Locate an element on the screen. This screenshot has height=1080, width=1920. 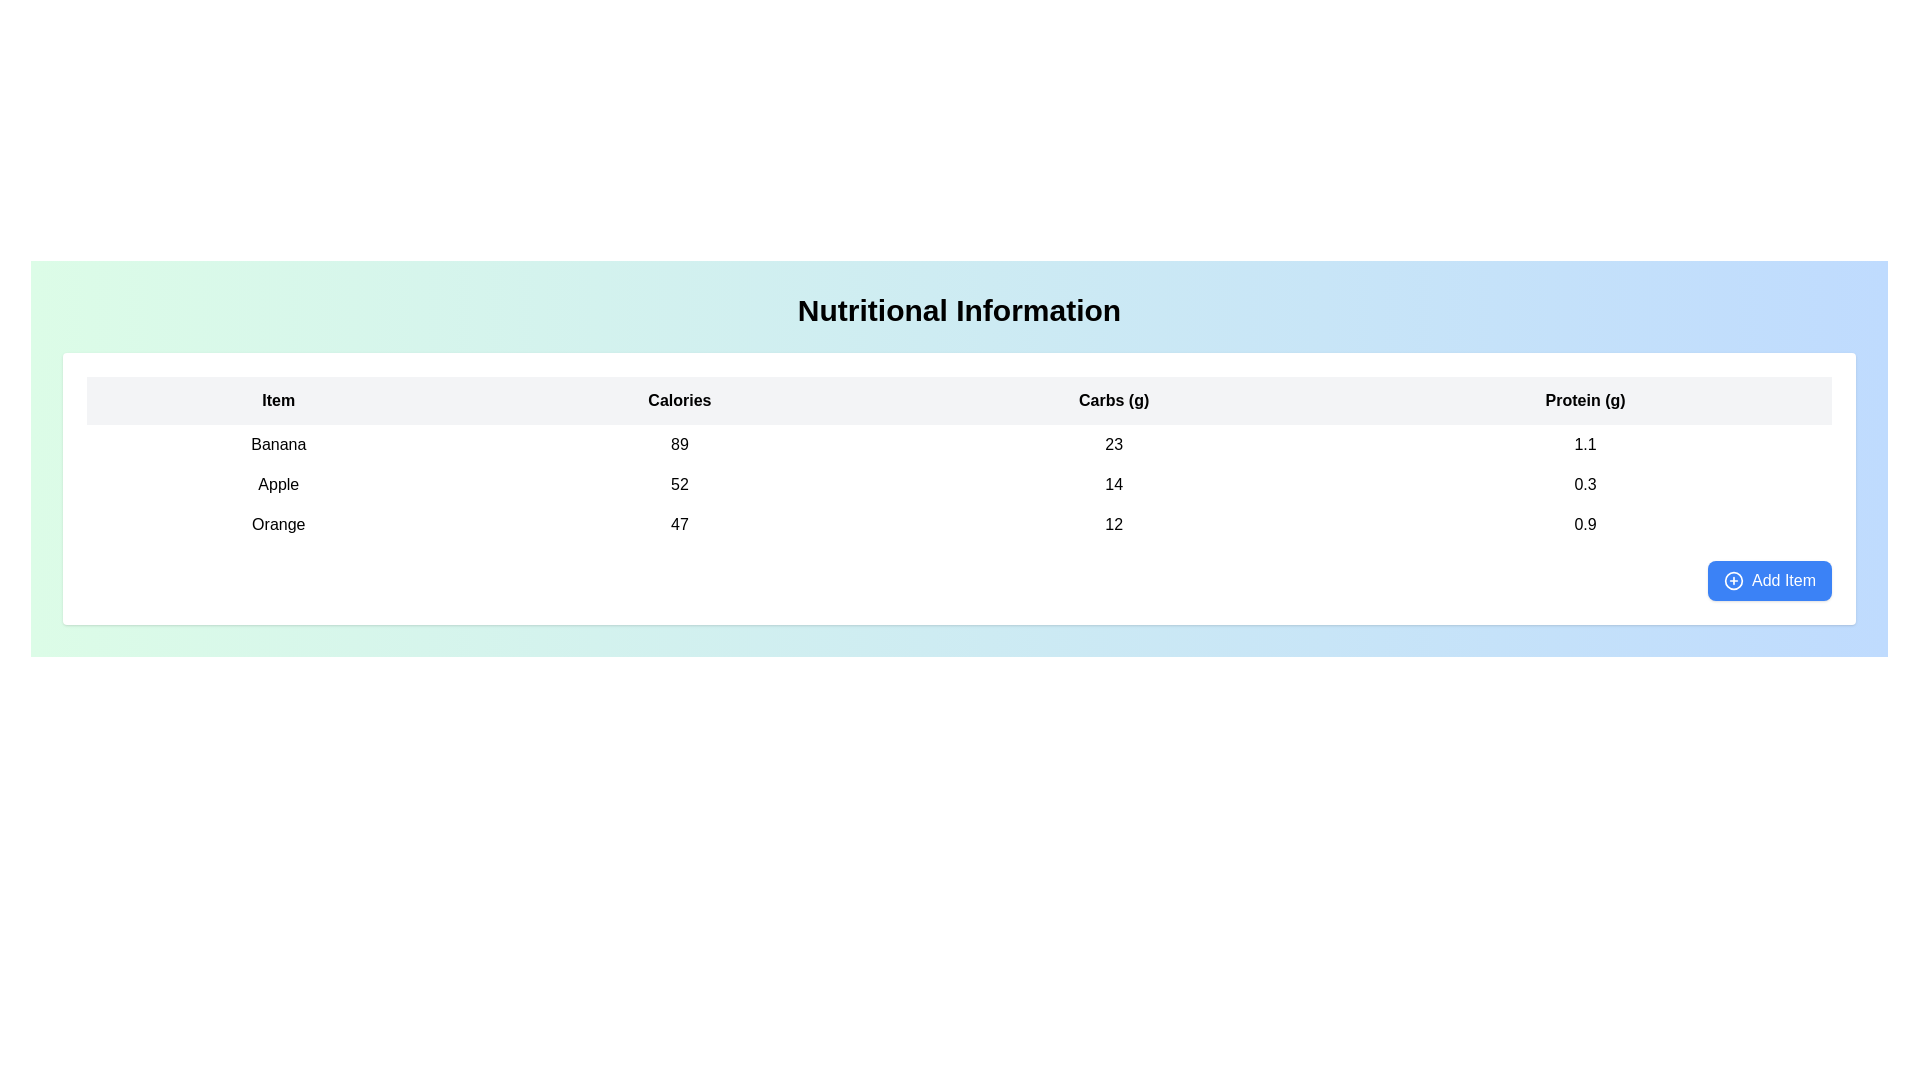
the informational text label displaying the protein content for the 'Banana' row in grams, located in the 'Protein (g)' column of the nutritional information table is located at coordinates (1584, 443).